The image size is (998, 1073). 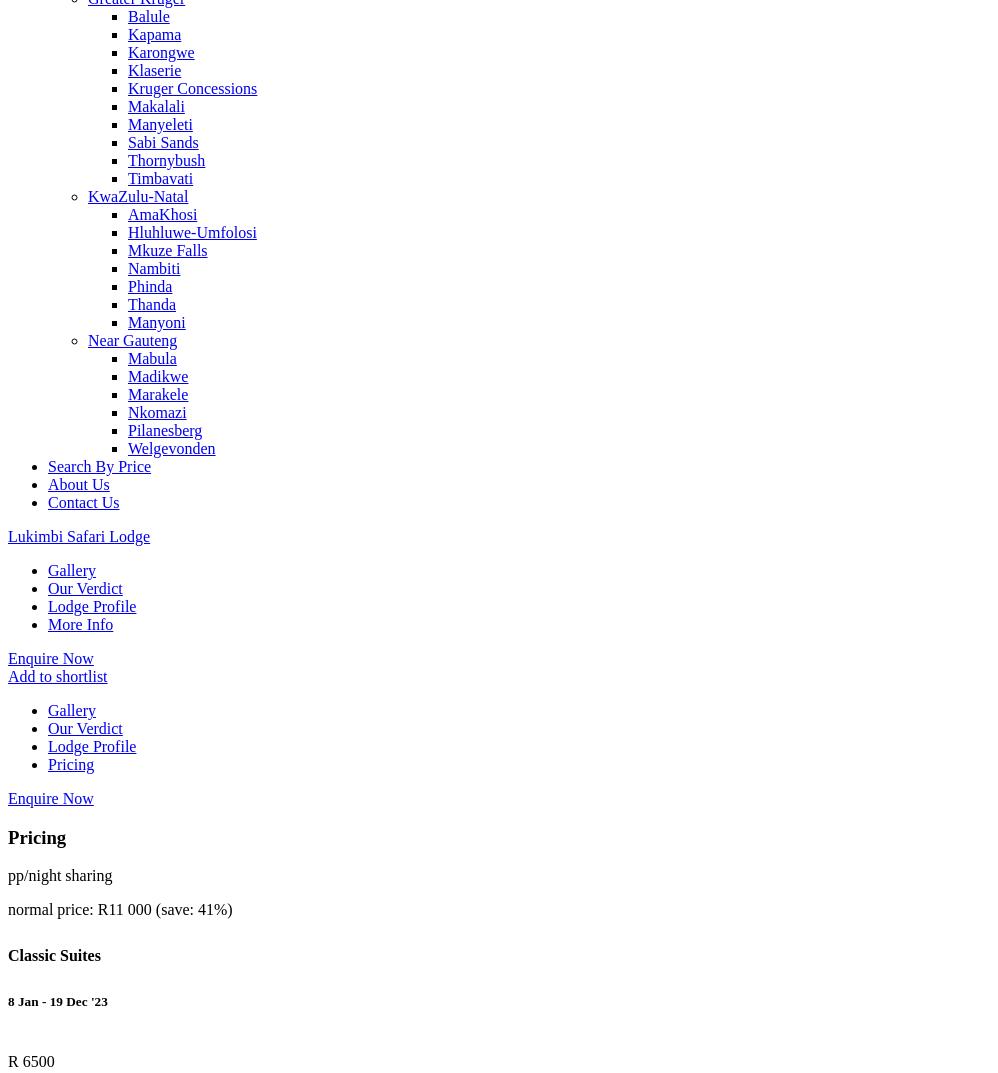 What do you see at coordinates (87, 196) in the screenshot?
I see `'KwaZulu-Natal'` at bounding box center [87, 196].